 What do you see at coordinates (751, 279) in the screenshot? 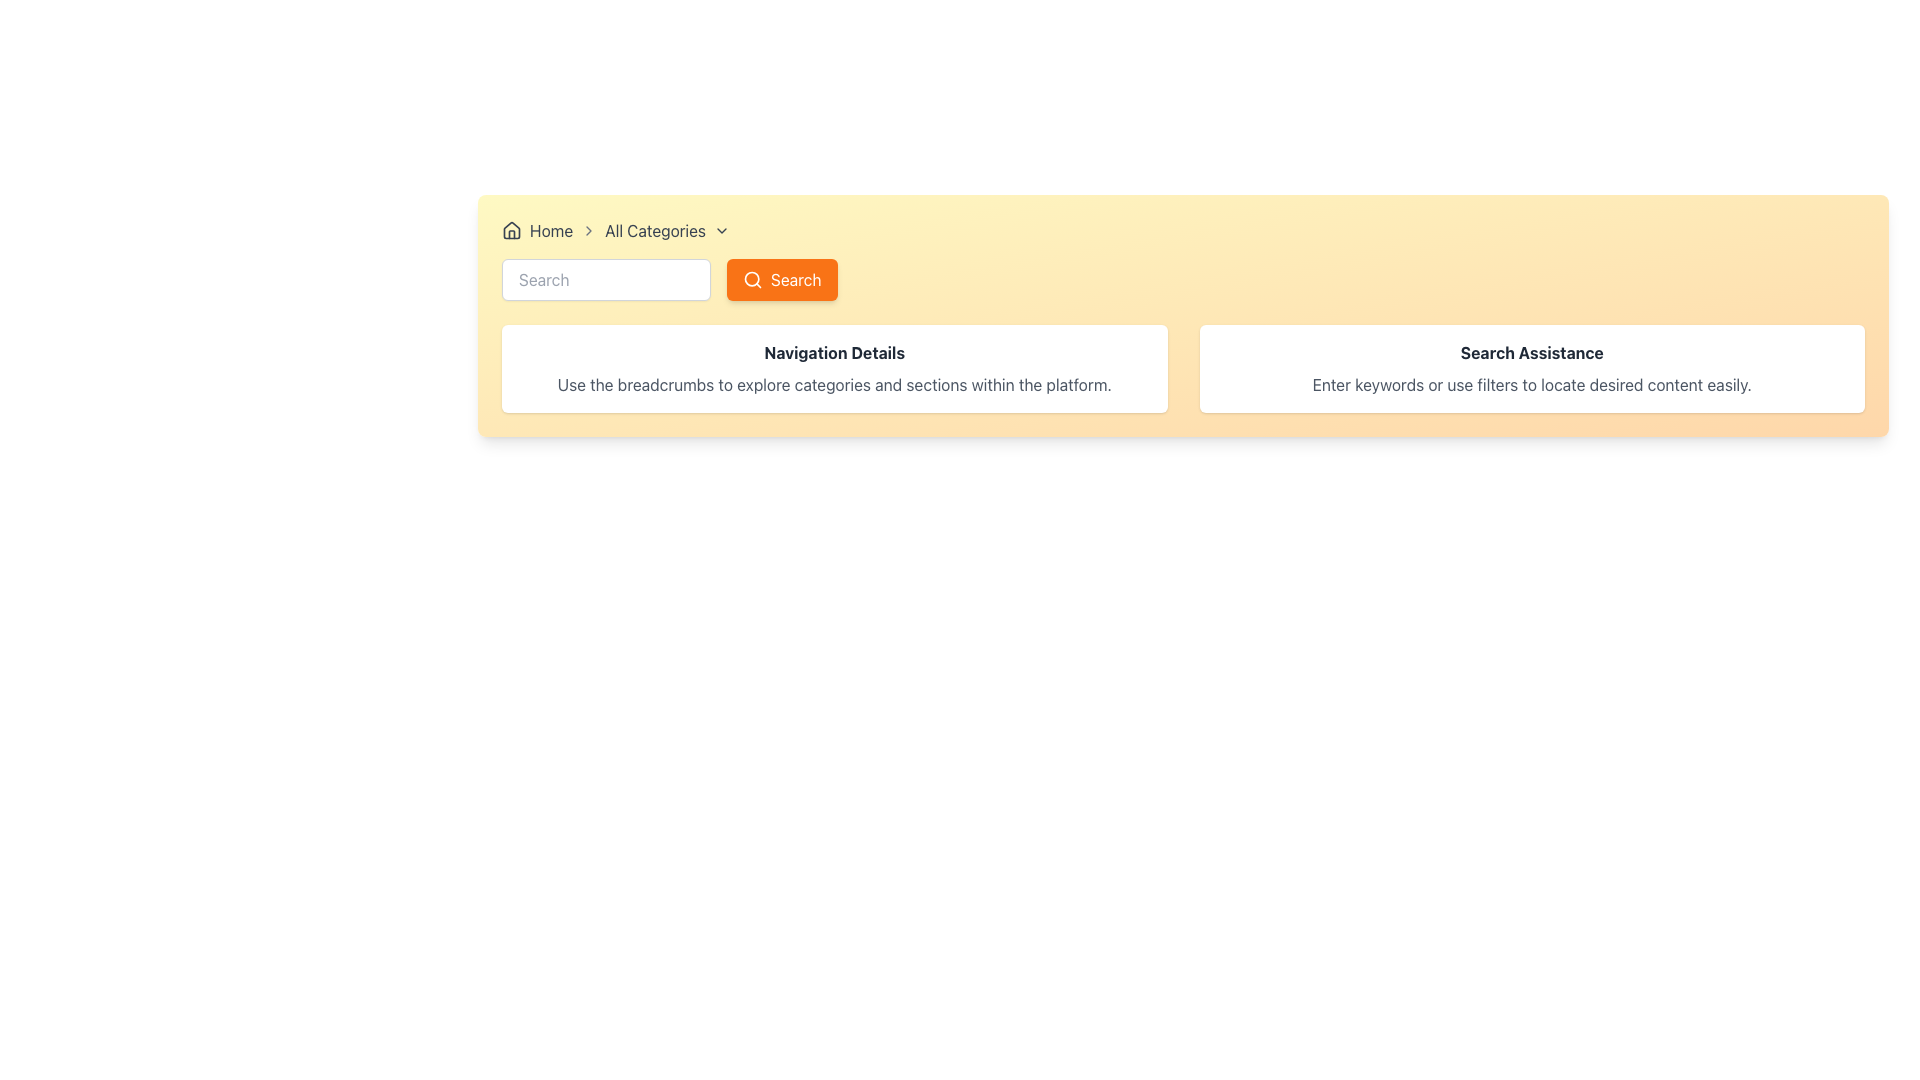
I see `the Circle element representing the lens part of the magnifying glass icon within the search button located at the upper-right section of the webpage` at bounding box center [751, 279].